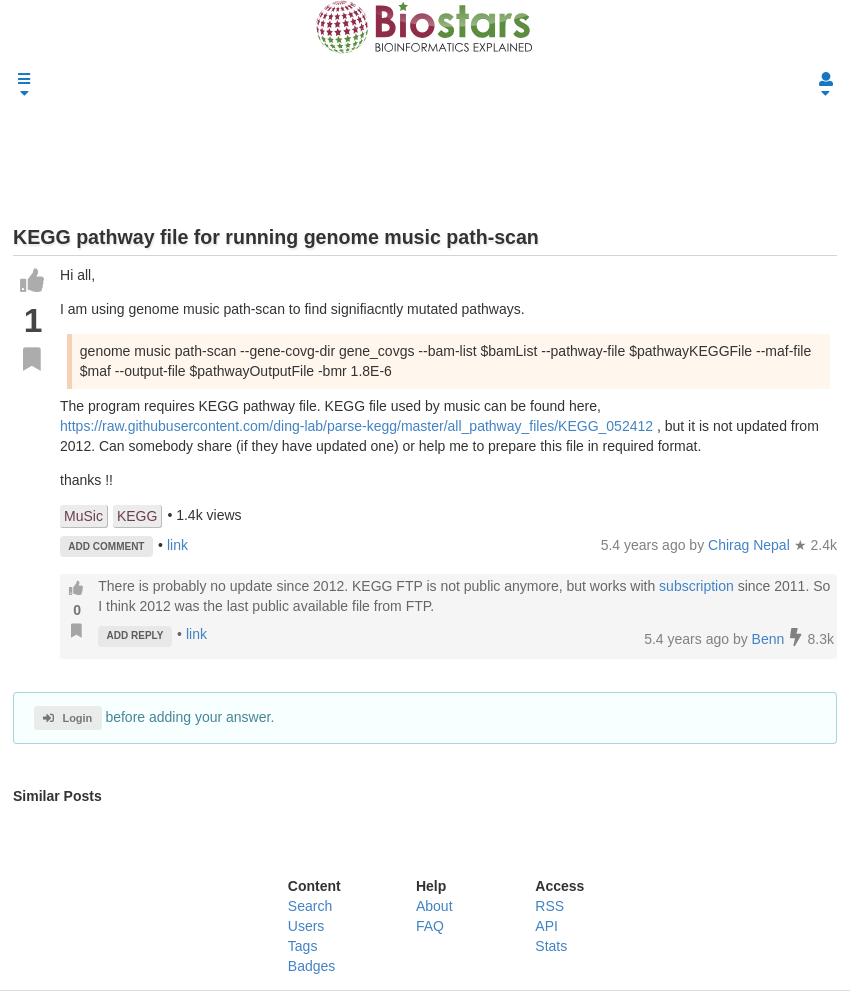 The height and width of the screenshot is (1000, 864). Describe the element at coordinates (287, 926) in the screenshot. I see `'Users'` at that location.